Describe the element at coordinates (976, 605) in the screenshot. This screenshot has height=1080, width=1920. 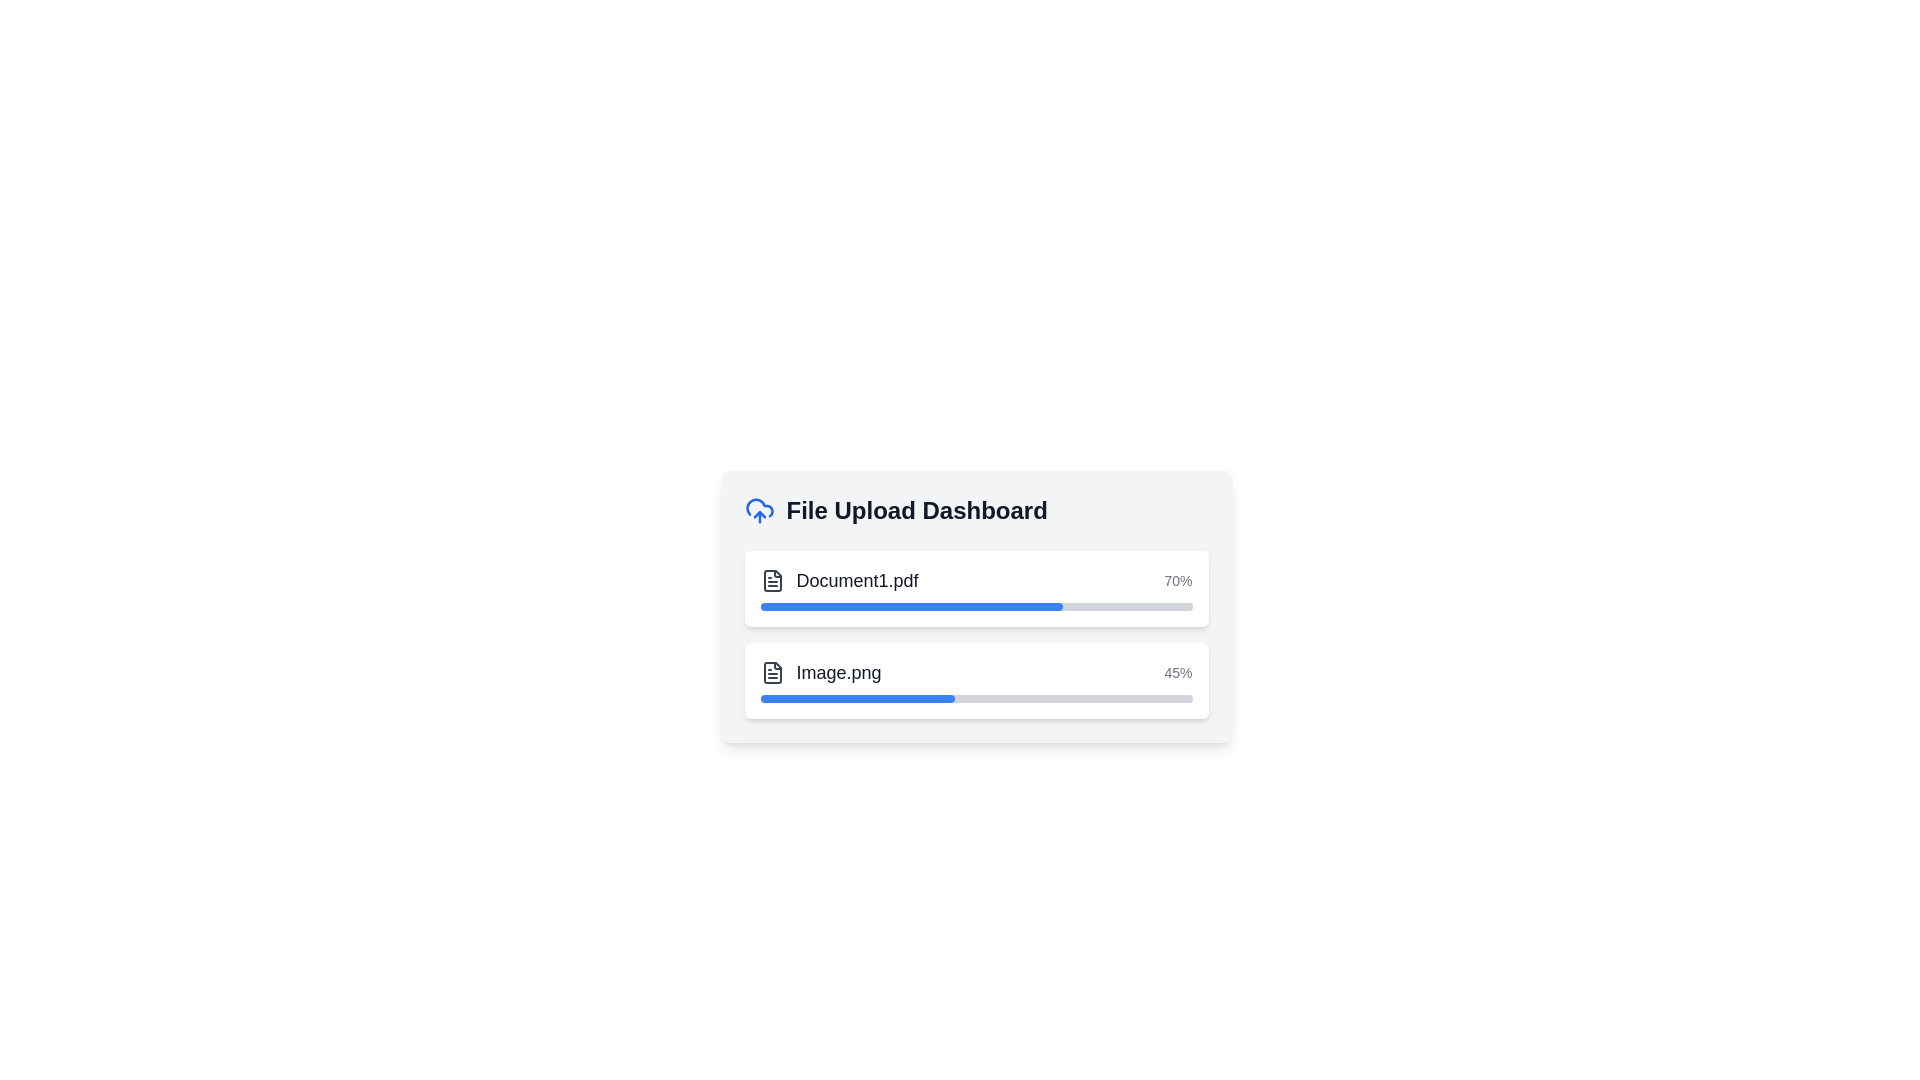
I see `the progress visually by focusing on the horizontal progress bar representing 70% completion, located below the label 'Document1.pdf' in the 'File Upload Dashboard'` at that location.